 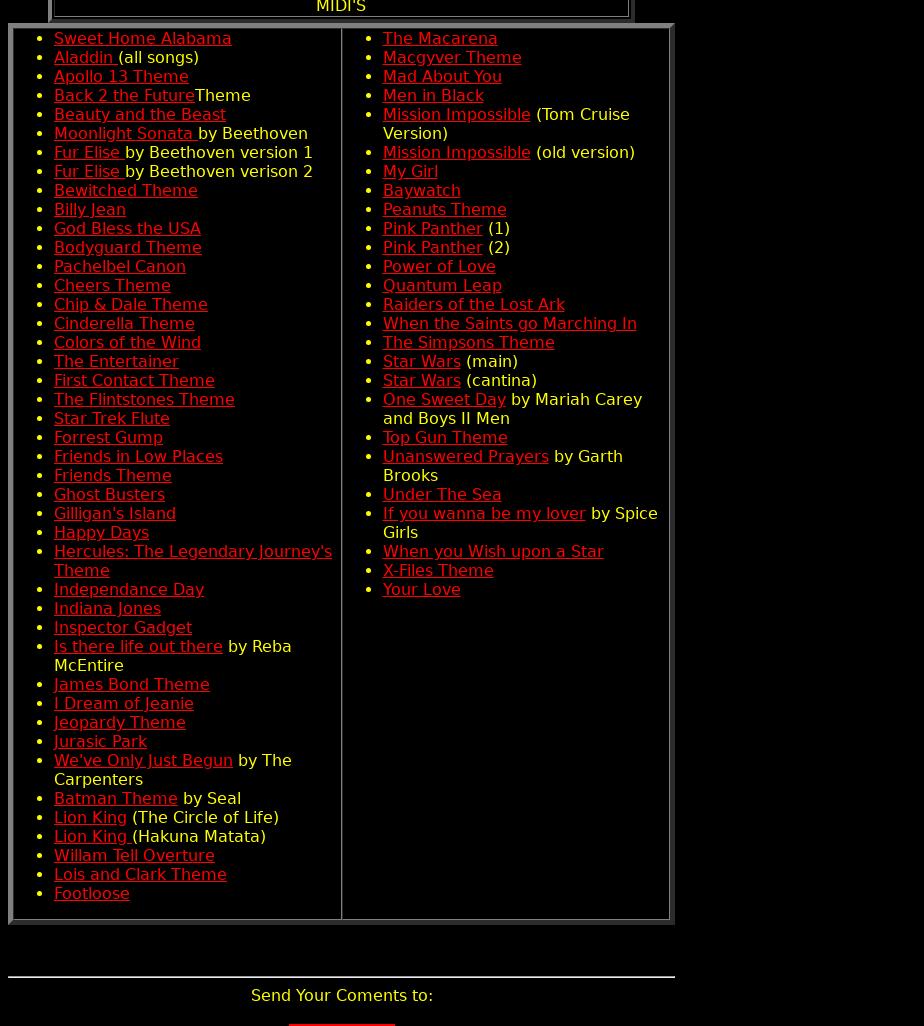 What do you see at coordinates (121, 75) in the screenshot?
I see `'Apollo 13 Theme'` at bounding box center [121, 75].